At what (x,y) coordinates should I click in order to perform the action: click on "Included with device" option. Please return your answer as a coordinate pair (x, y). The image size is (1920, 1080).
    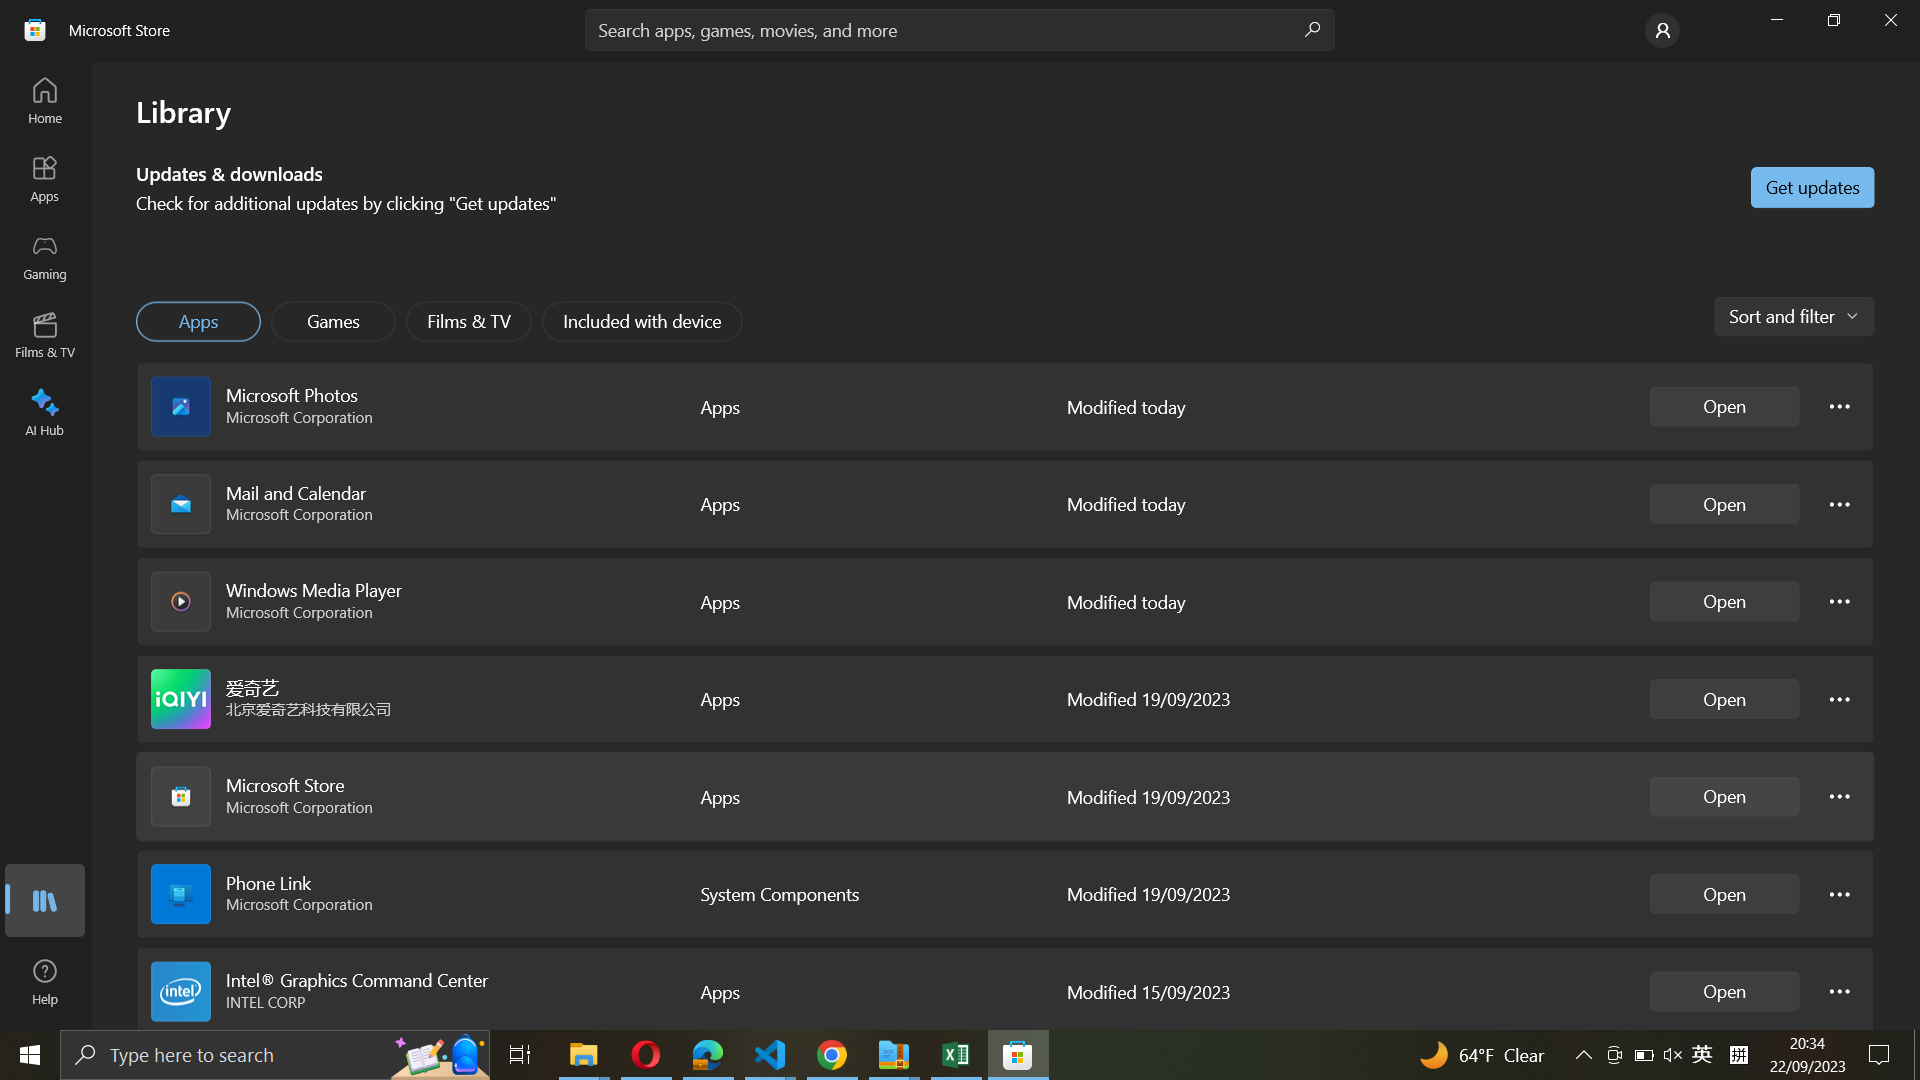
    Looking at the image, I should click on (644, 319).